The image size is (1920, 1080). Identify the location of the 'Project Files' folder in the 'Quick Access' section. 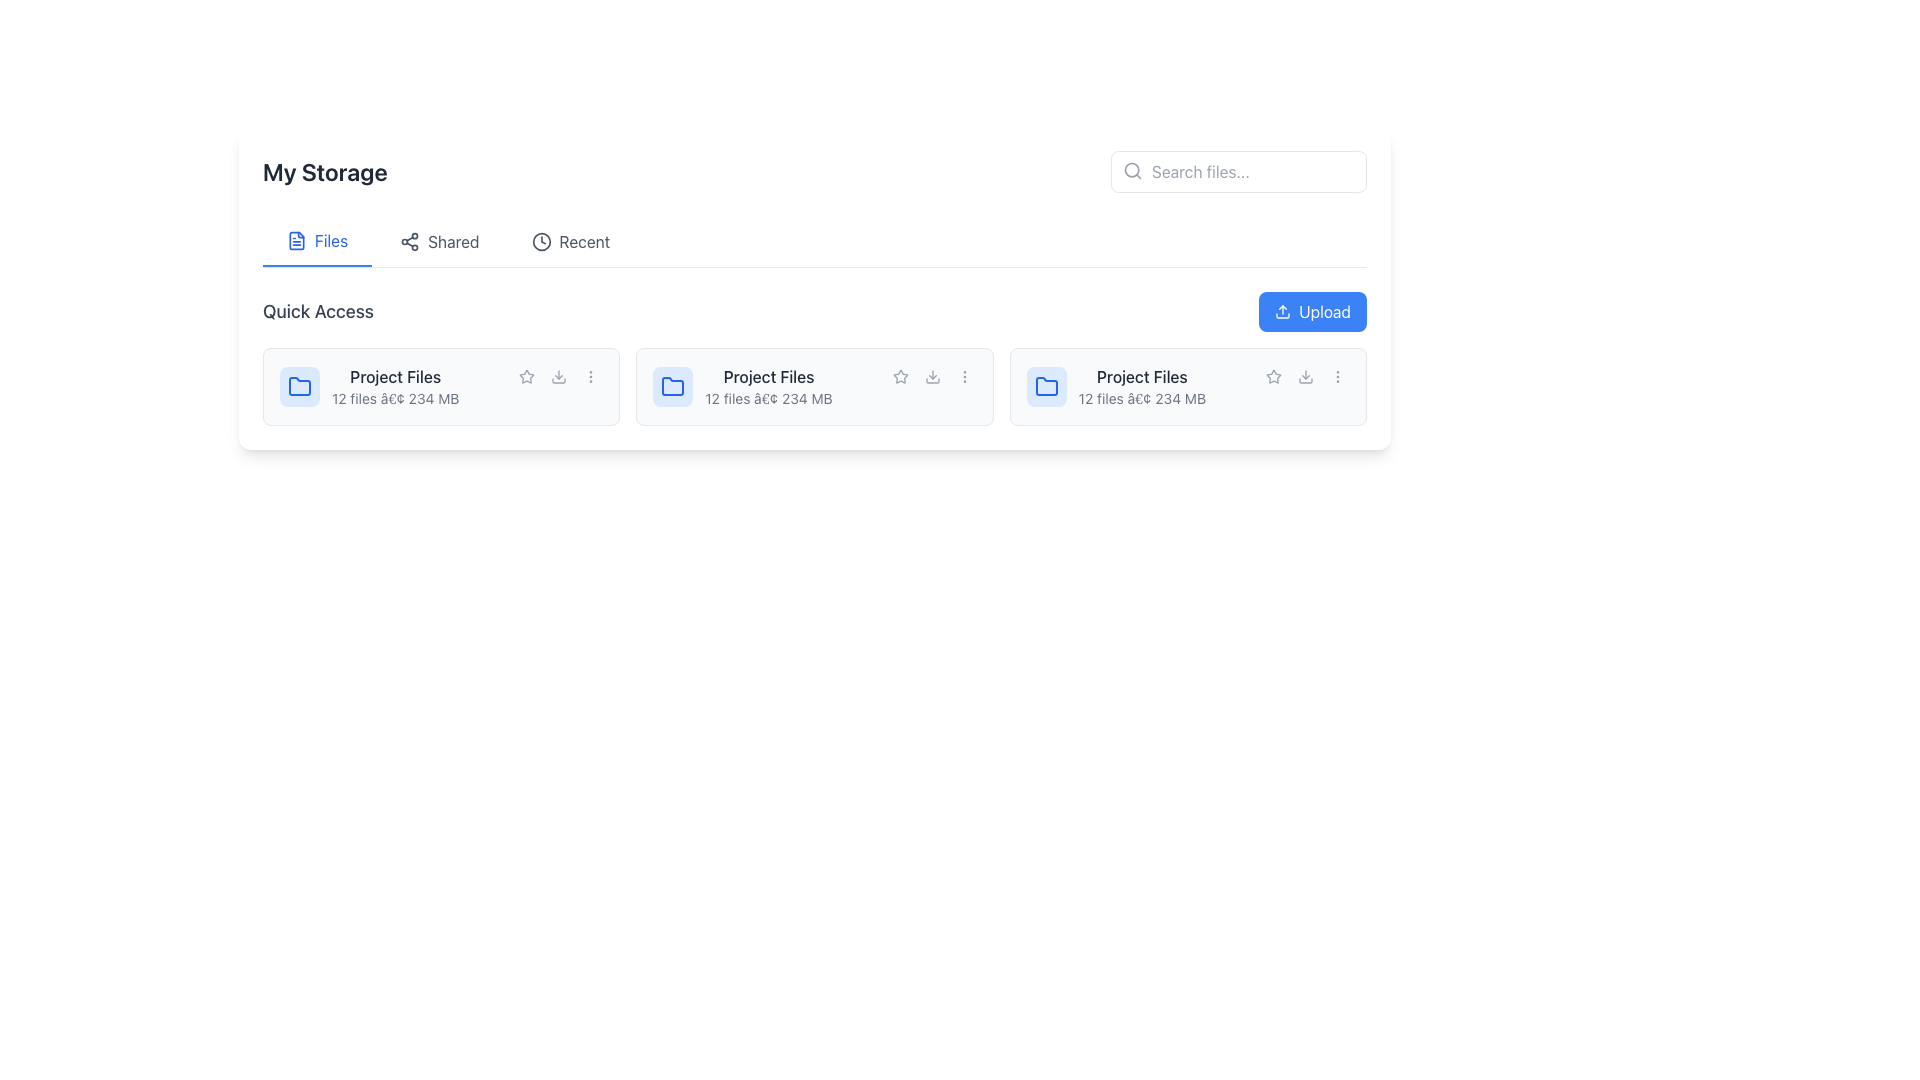
(742, 386).